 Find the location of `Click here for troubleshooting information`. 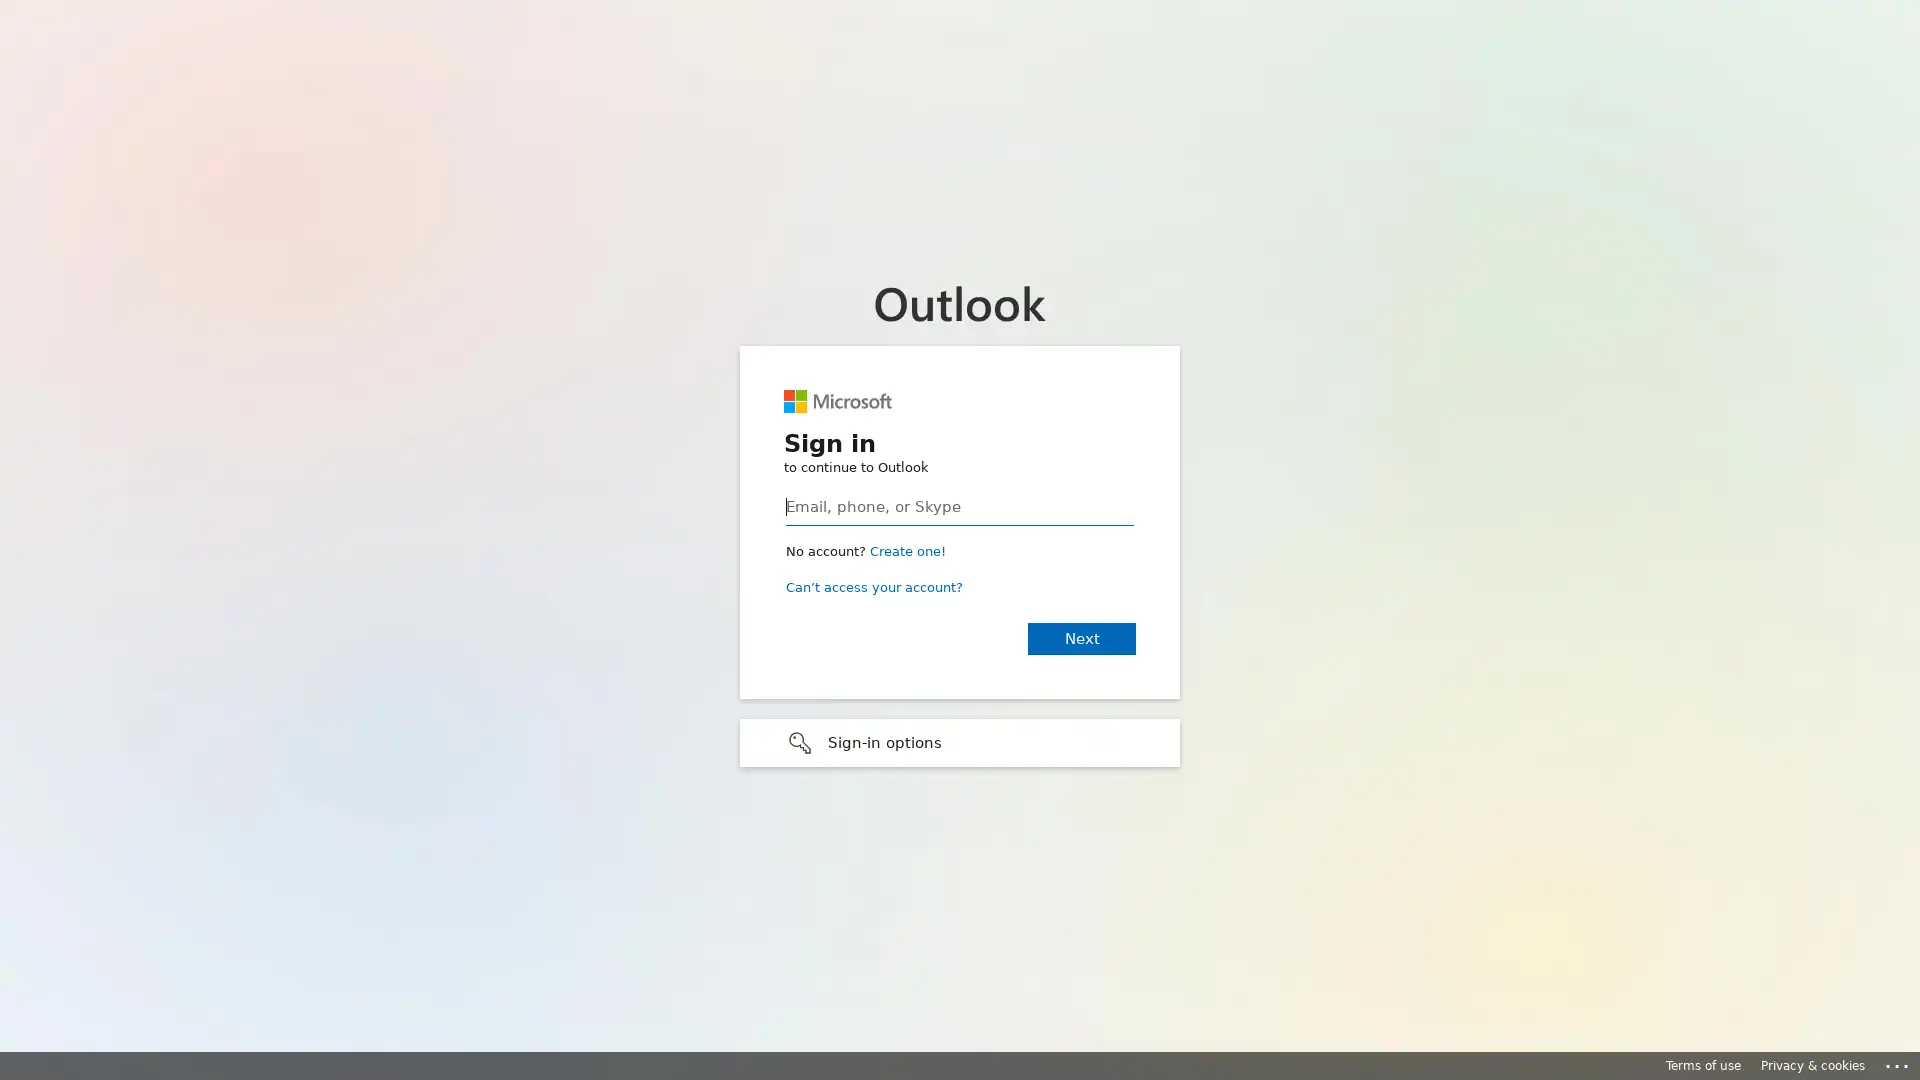

Click here for troubleshooting information is located at coordinates (1897, 1062).